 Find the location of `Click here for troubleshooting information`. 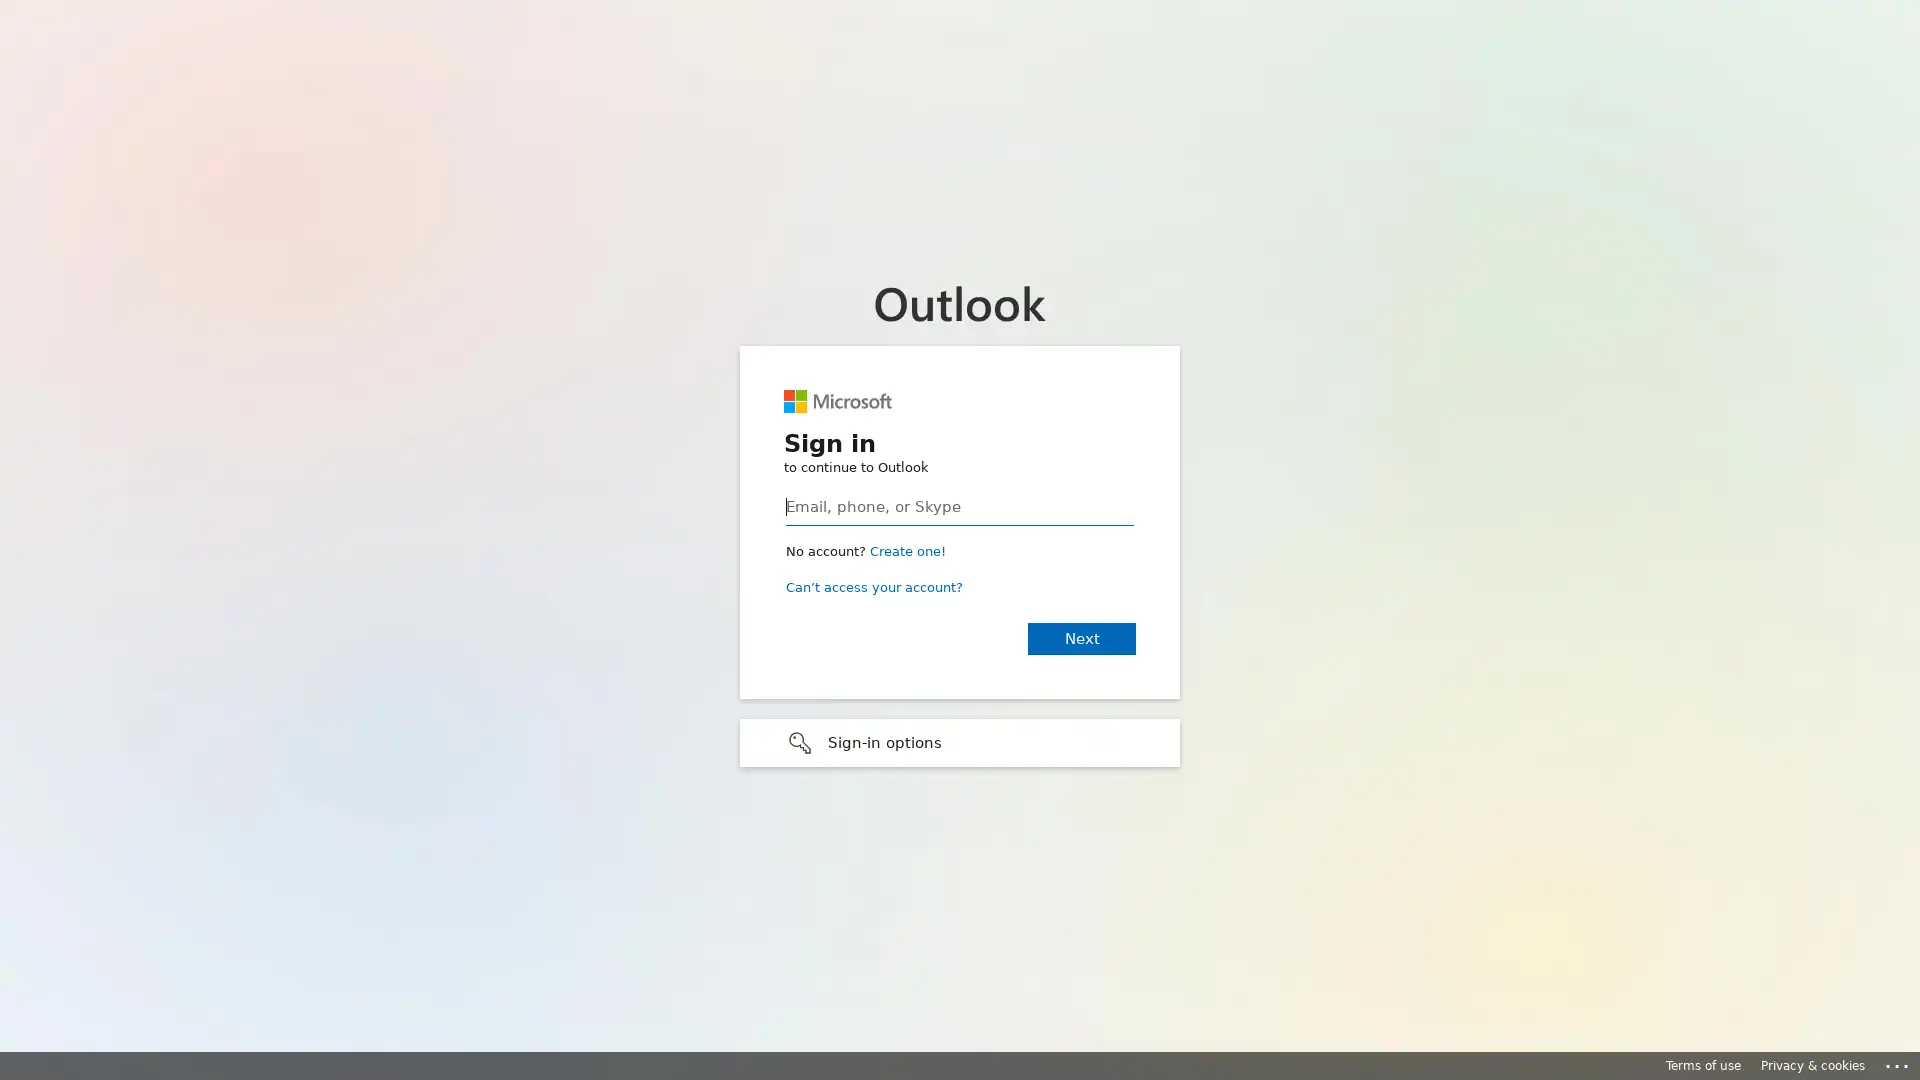

Click here for troubleshooting information is located at coordinates (1897, 1062).